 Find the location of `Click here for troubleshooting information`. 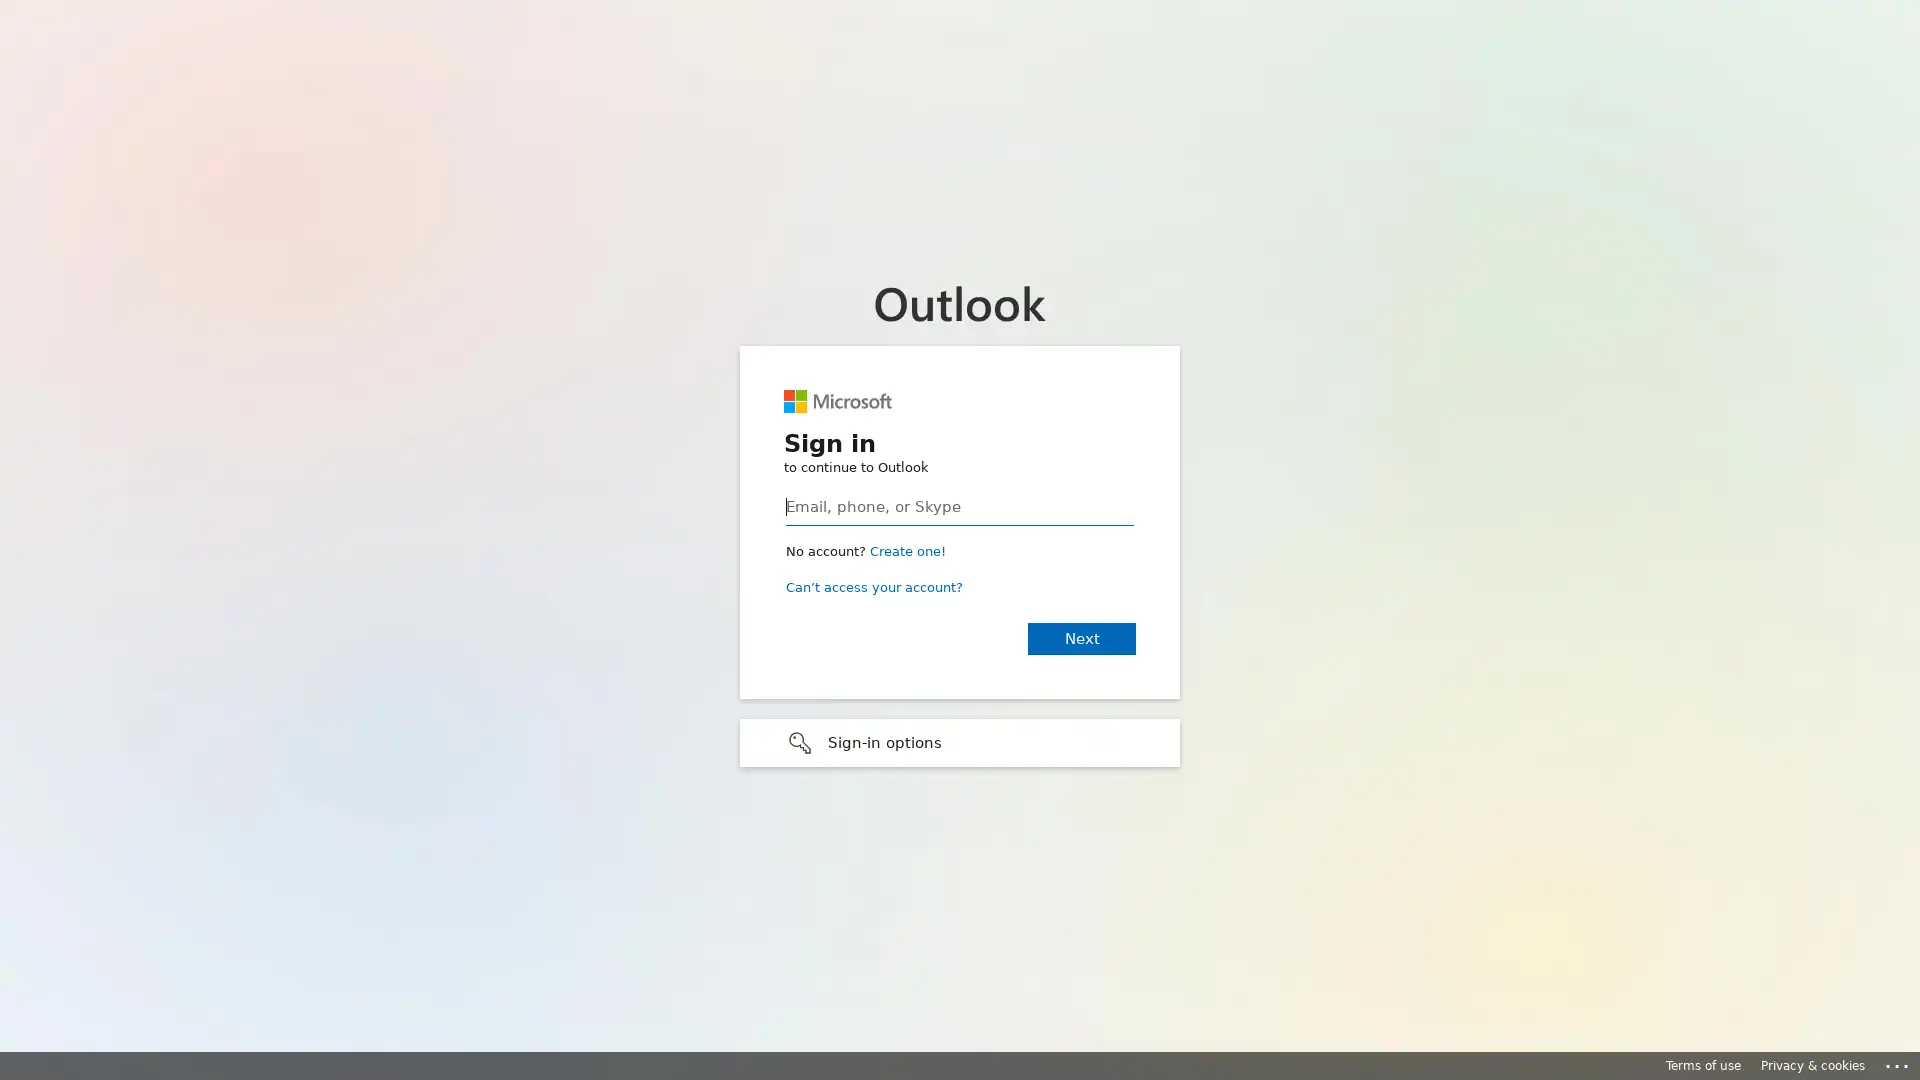

Click here for troubleshooting information is located at coordinates (1897, 1062).